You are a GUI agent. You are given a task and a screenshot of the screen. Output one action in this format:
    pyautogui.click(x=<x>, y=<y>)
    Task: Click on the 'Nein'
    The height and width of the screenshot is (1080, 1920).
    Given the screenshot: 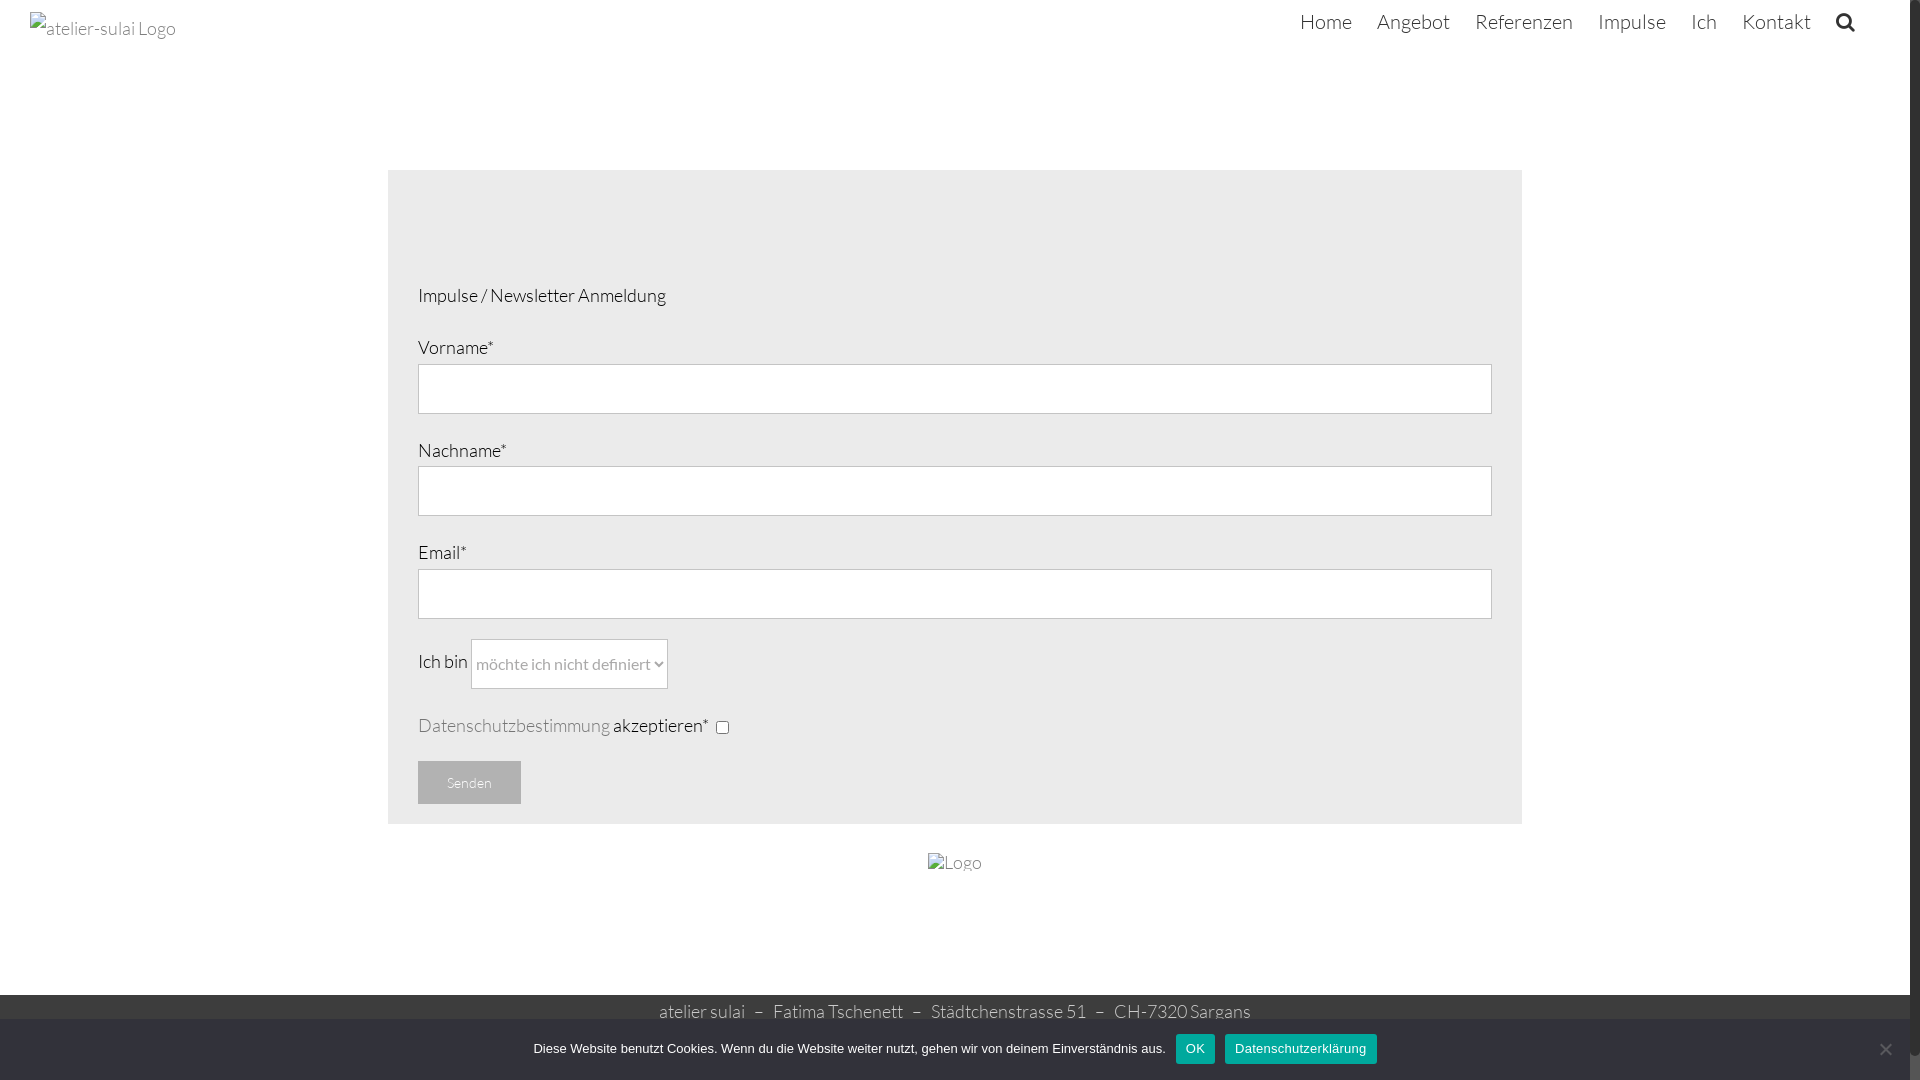 What is the action you would take?
    pyautogui.click(x=1884, y=1048)
    